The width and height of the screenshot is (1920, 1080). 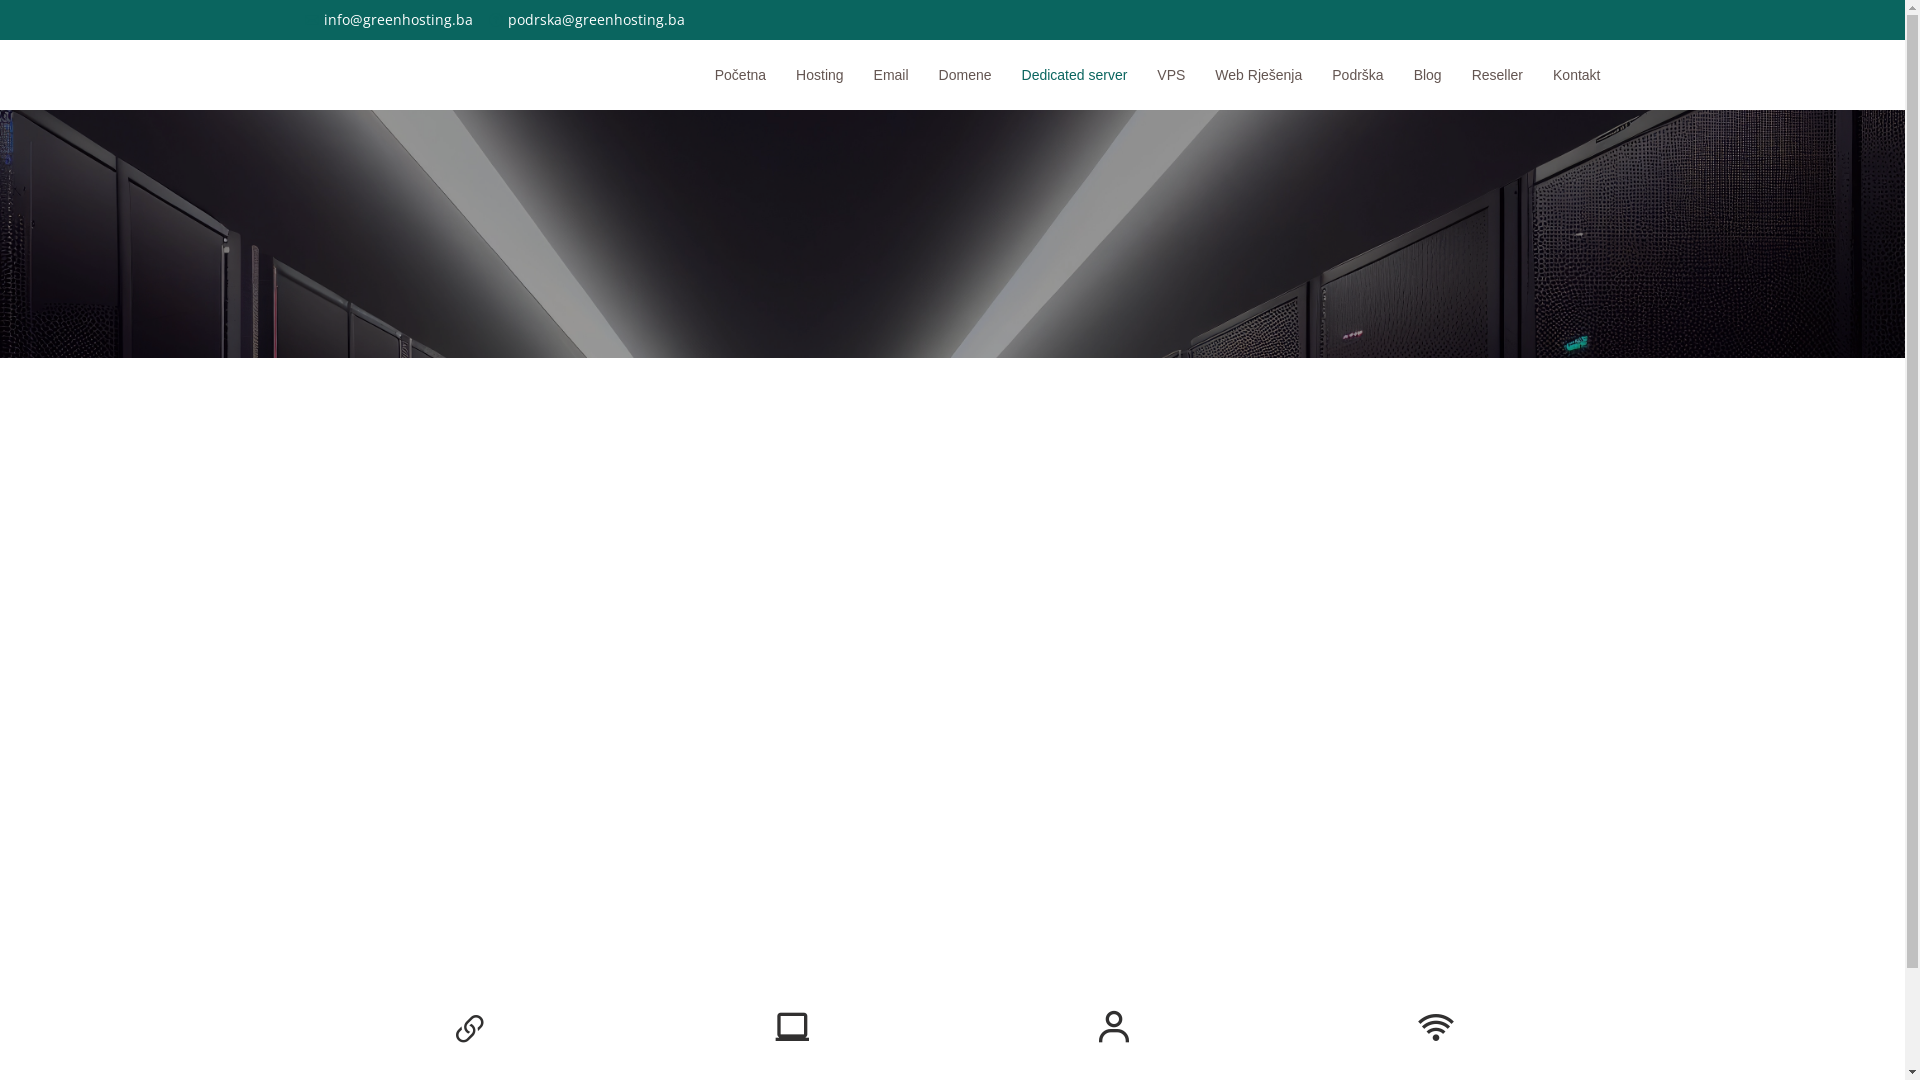 What do you see at coordinates (876, 73) in the screenshot?
I see `'Email'` at bounding box center [876, 73].